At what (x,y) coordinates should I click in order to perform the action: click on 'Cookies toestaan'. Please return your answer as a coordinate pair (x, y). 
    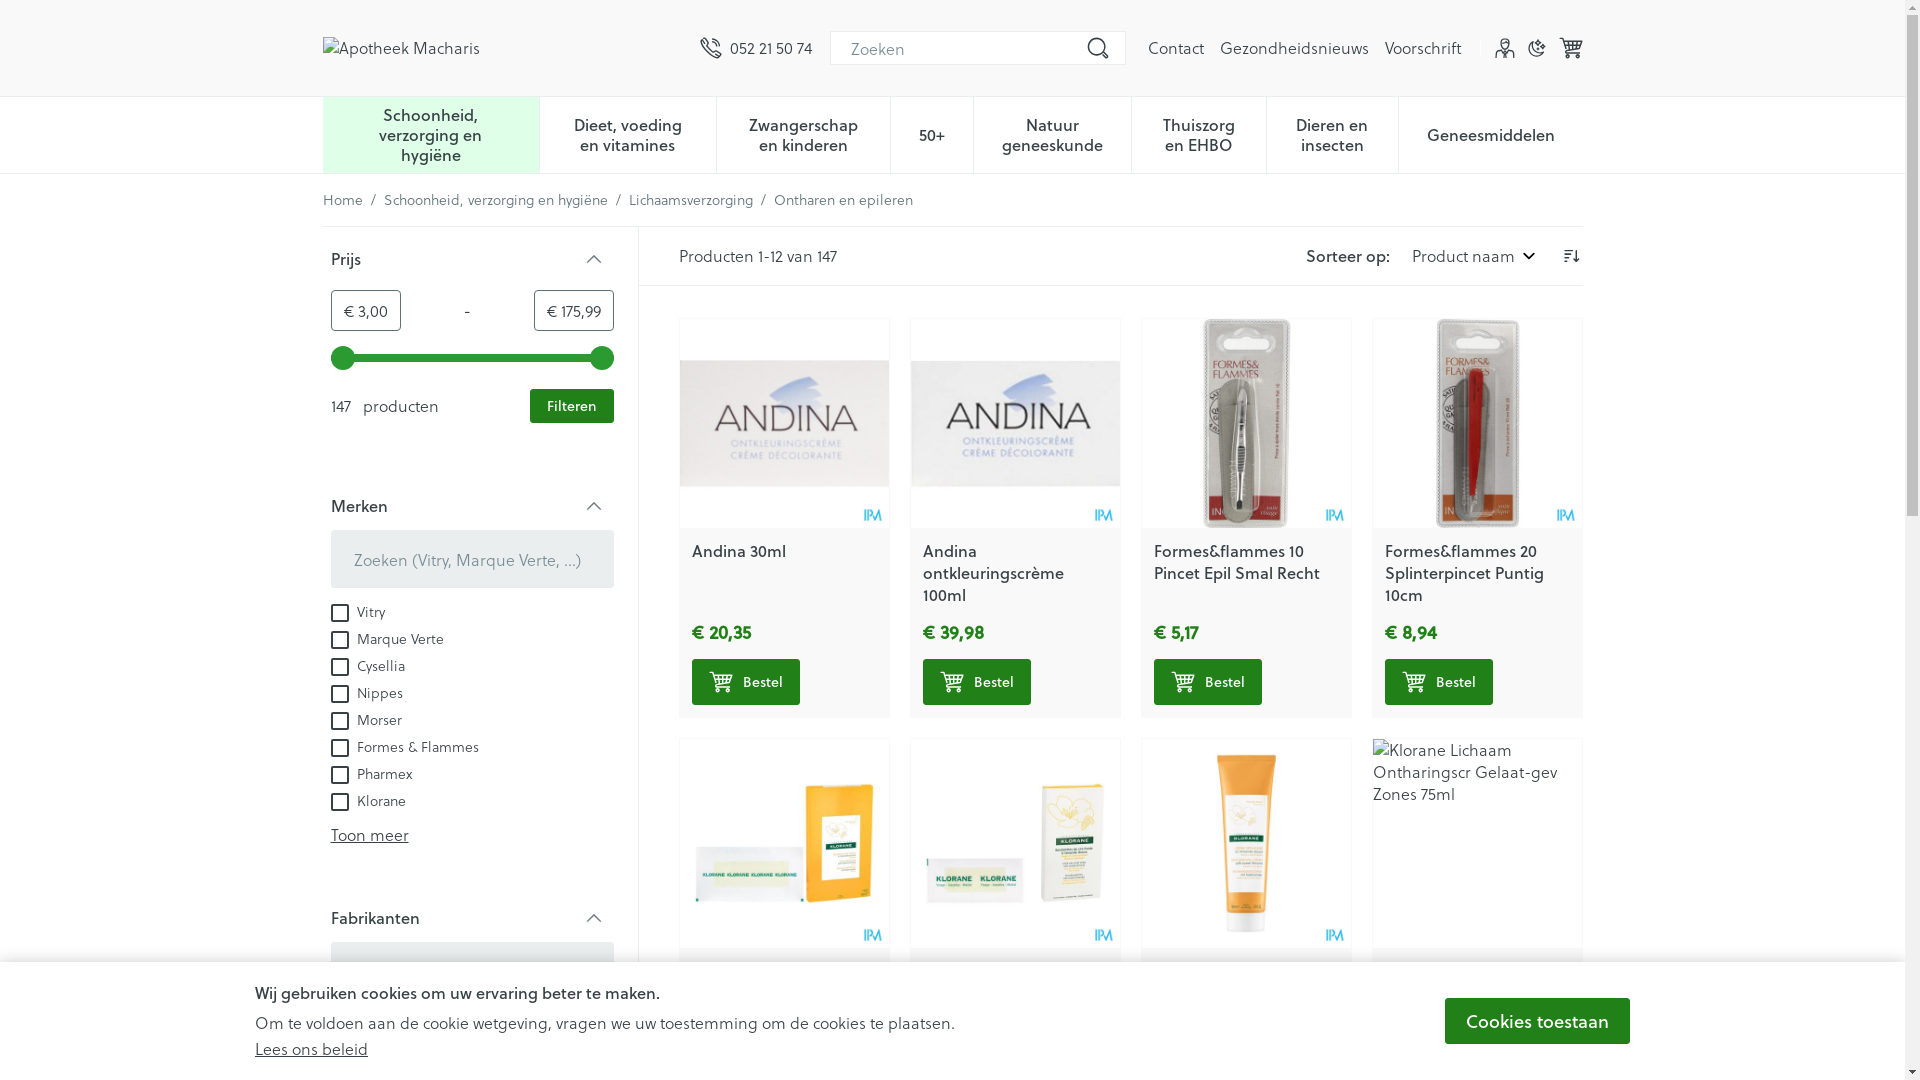
    Looking at the image, I should click on (1536, 1021).